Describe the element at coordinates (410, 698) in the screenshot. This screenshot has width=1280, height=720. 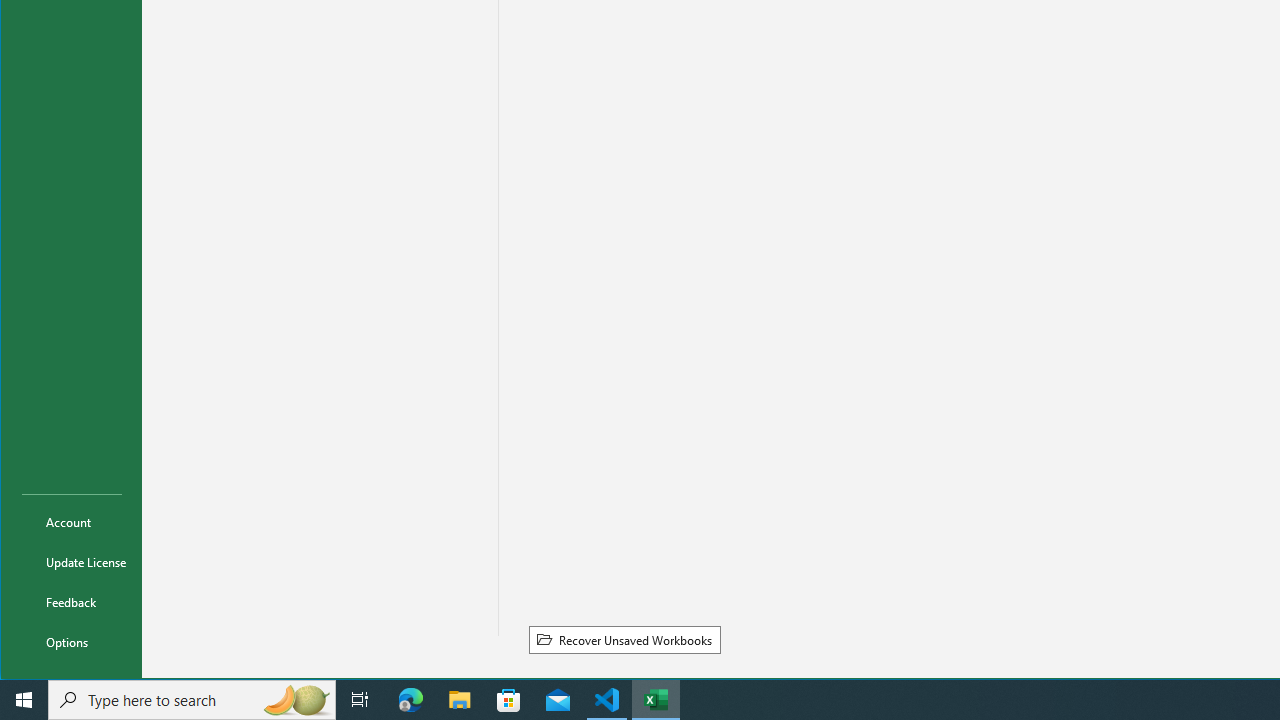
I see `'Microsoft Edge'` at that location.